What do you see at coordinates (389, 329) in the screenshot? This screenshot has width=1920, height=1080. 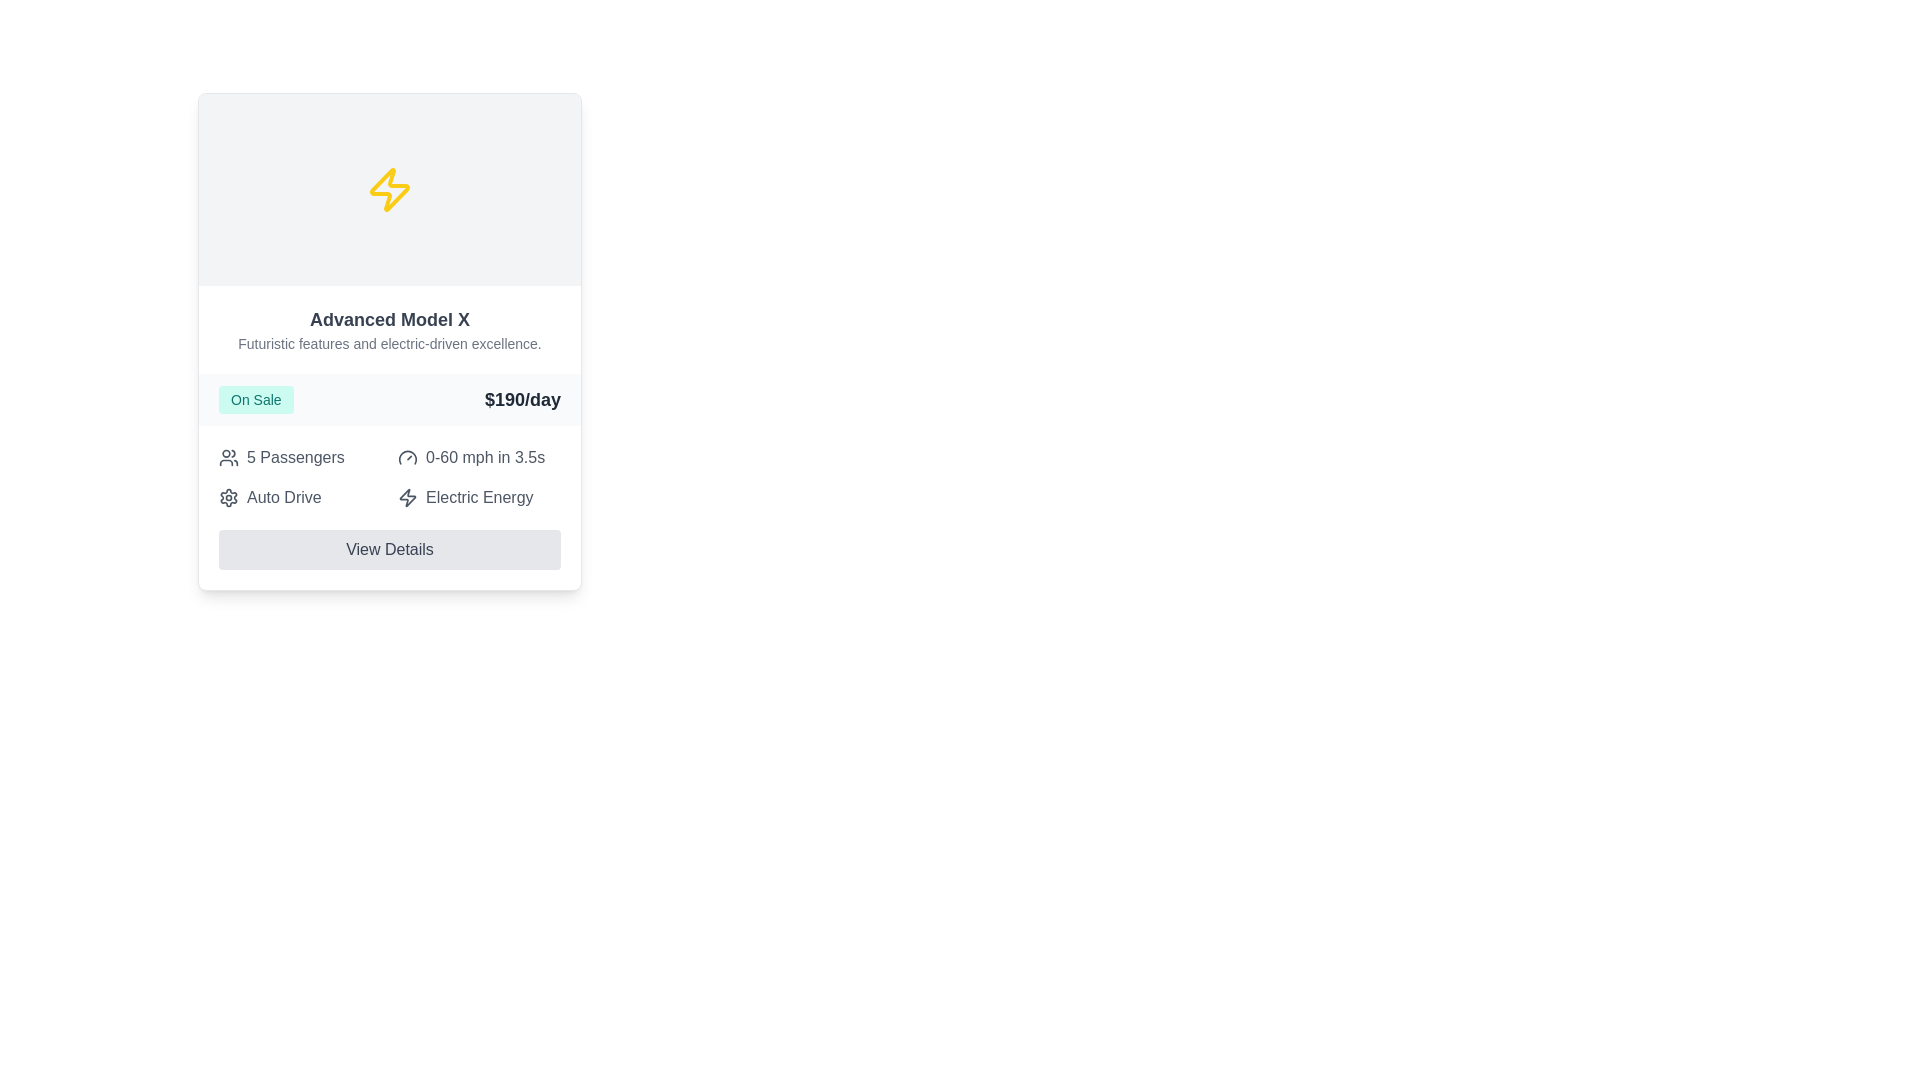 I see `the text element titled 'Advanced Model X' which contains a subtitle describing its futuristic features and electric-driven excellence` at bounding box center [389, 329].